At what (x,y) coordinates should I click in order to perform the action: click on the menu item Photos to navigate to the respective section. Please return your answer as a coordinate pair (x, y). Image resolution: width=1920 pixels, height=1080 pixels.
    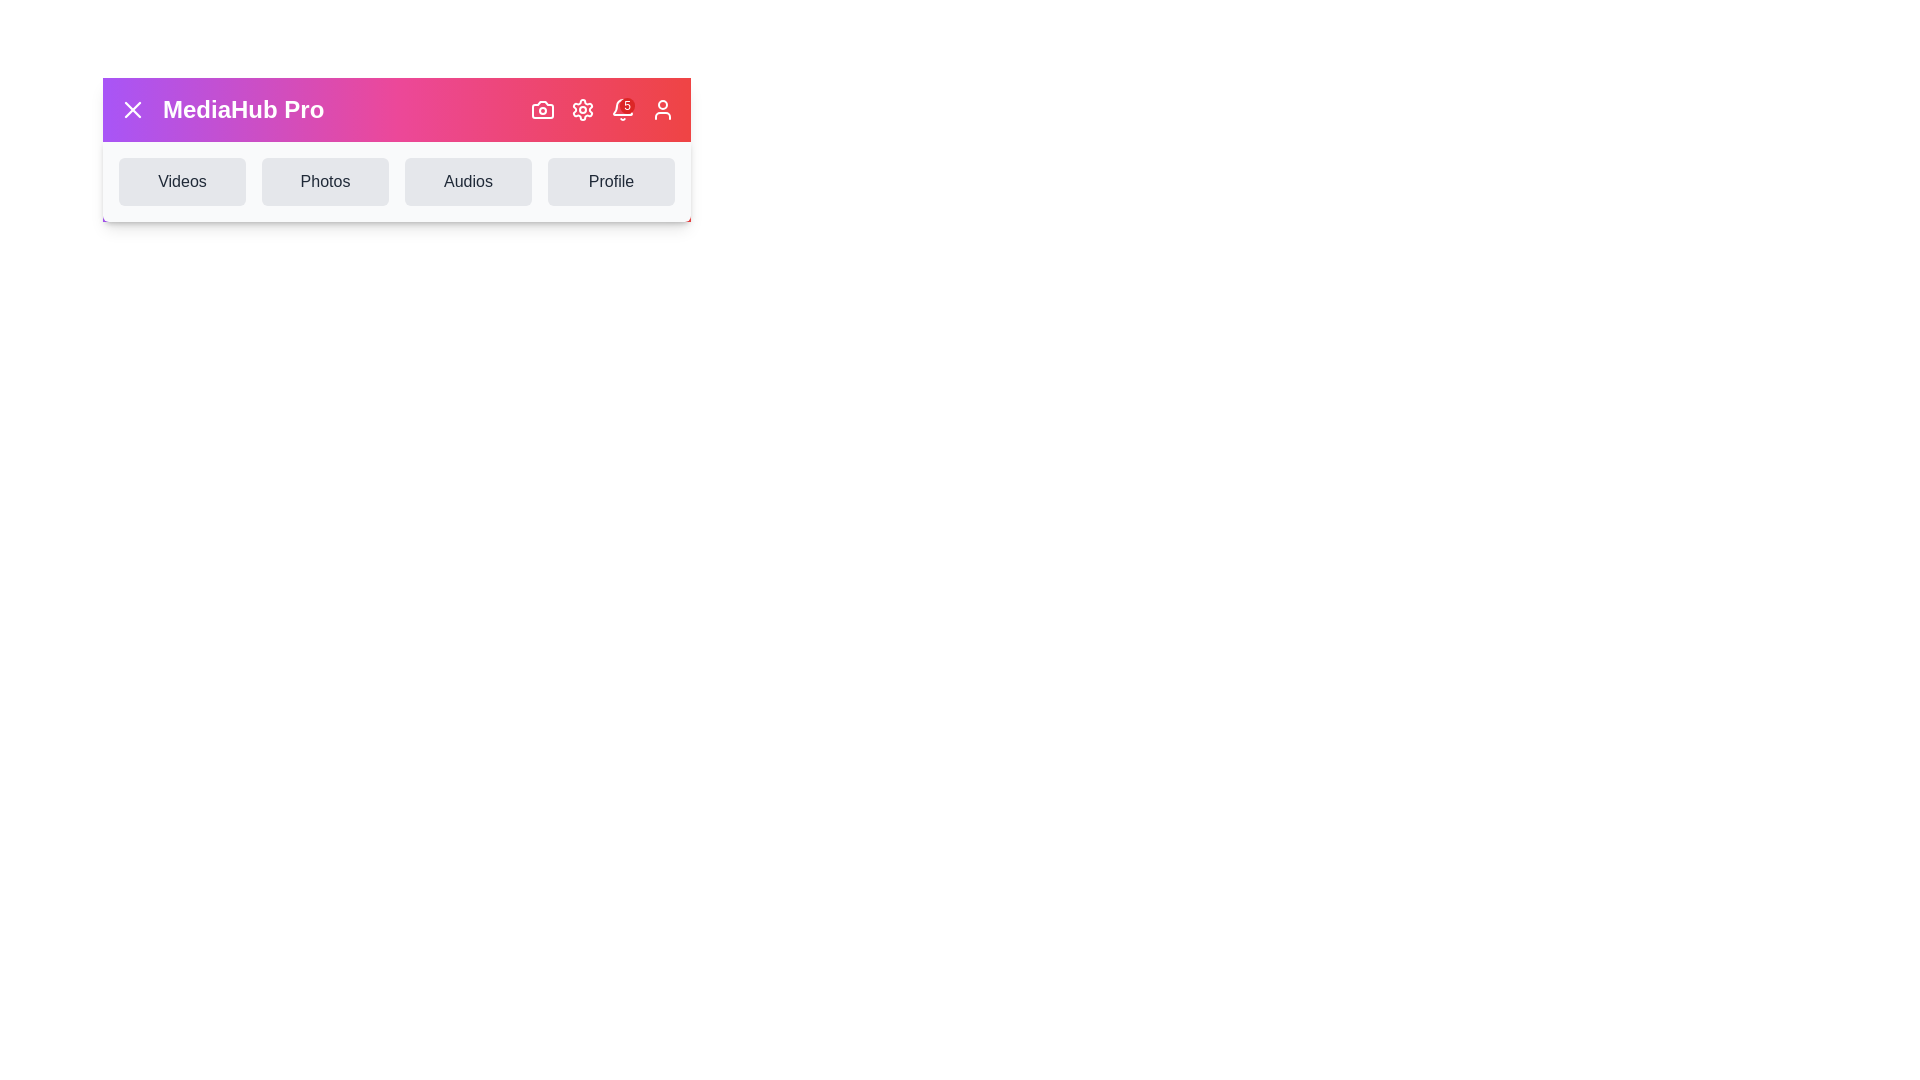
    Looking at the image, I should click on (325, 181).